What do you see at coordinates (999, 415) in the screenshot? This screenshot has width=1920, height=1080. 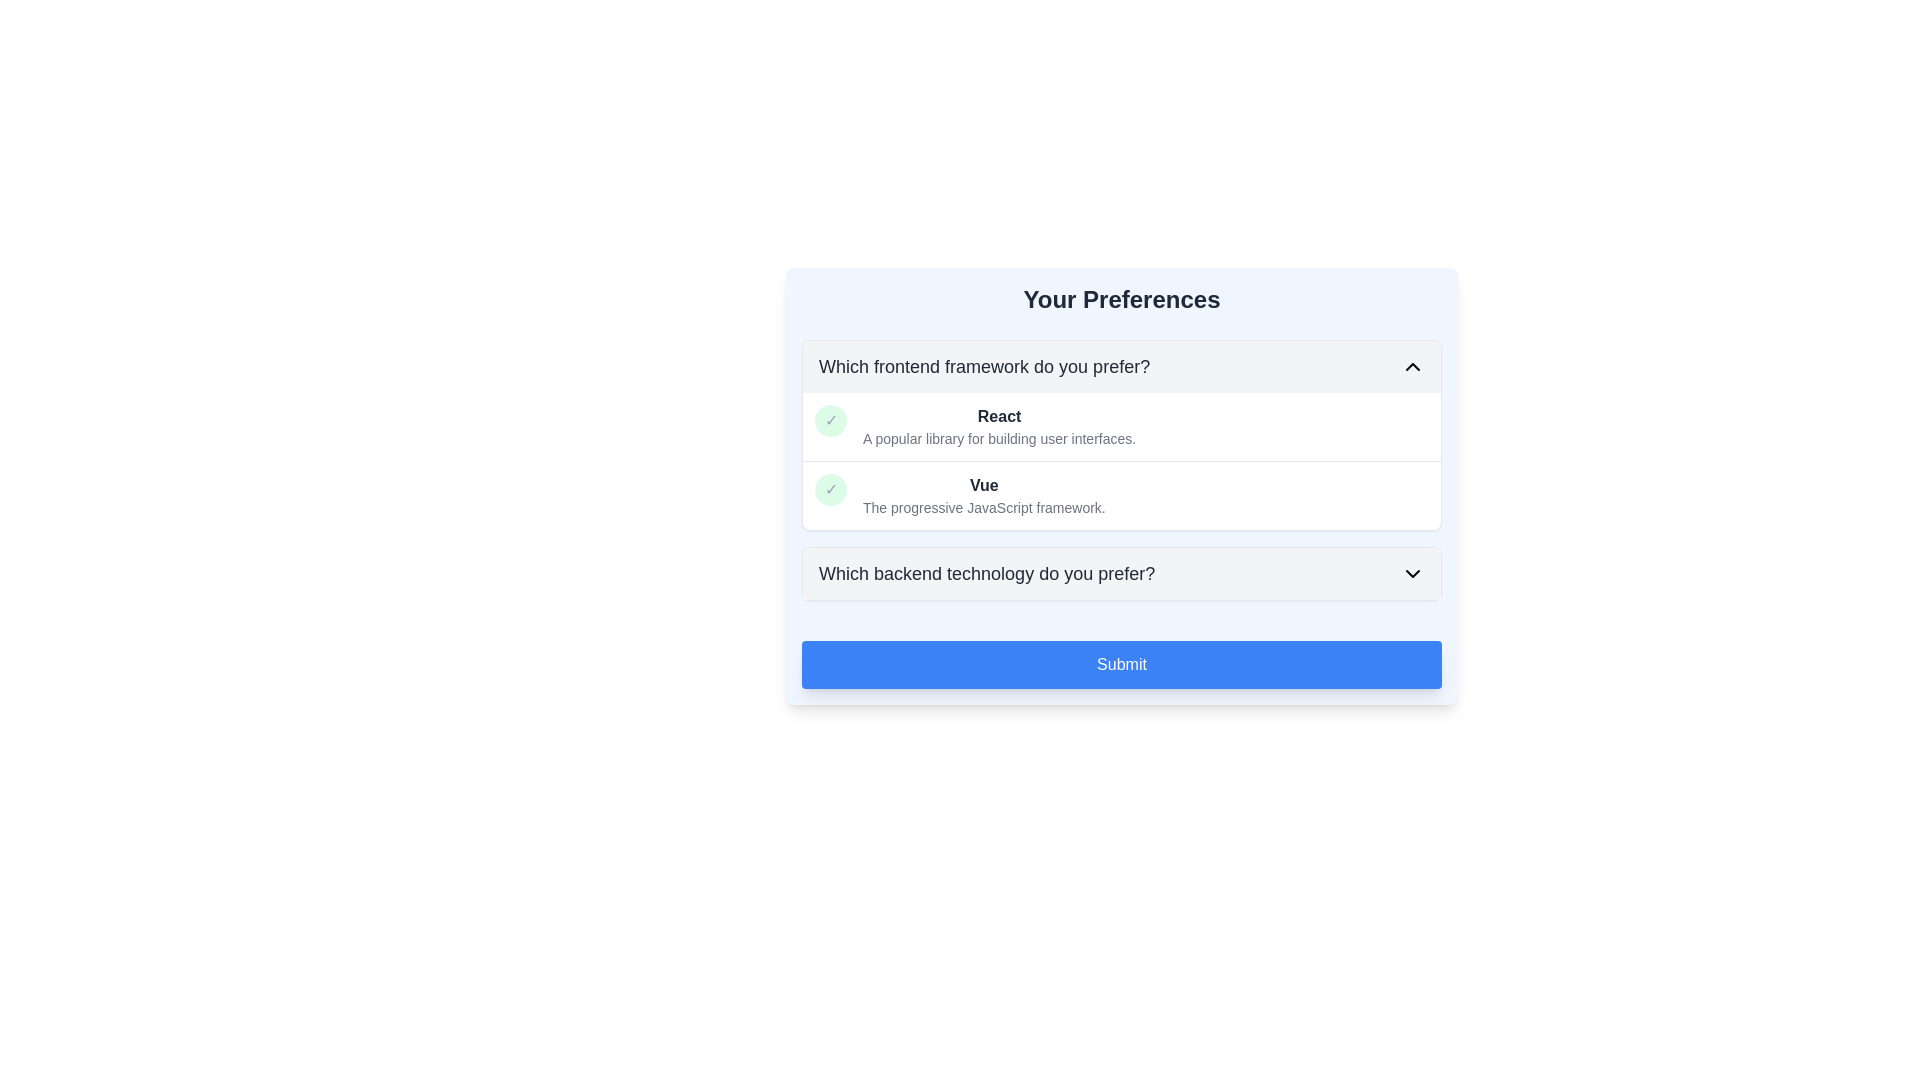 I see `the label that serves as the title for the 'React' framework option located beneath the question 'Which frontend framework do you prefer?'` at bounding box center [999, 415].